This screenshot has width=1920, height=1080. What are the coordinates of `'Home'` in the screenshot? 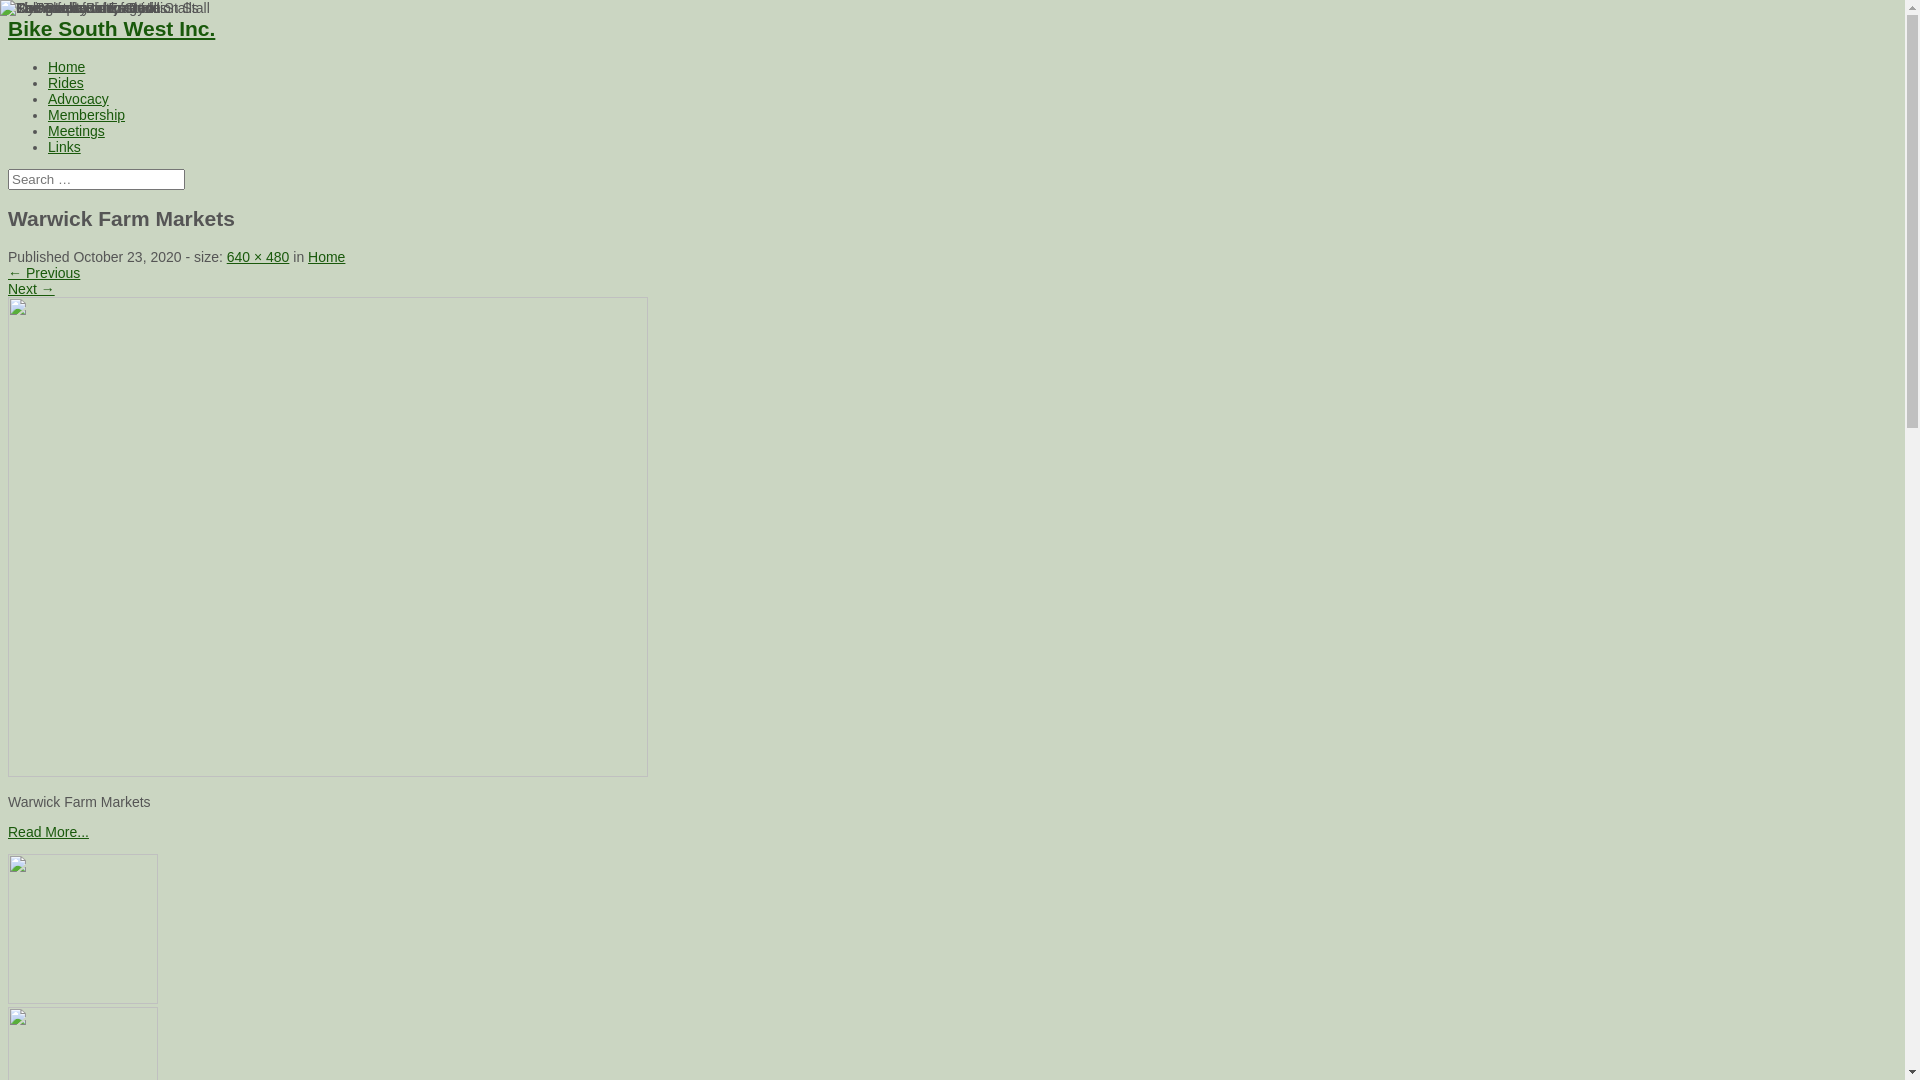 It's located at (326, 256).